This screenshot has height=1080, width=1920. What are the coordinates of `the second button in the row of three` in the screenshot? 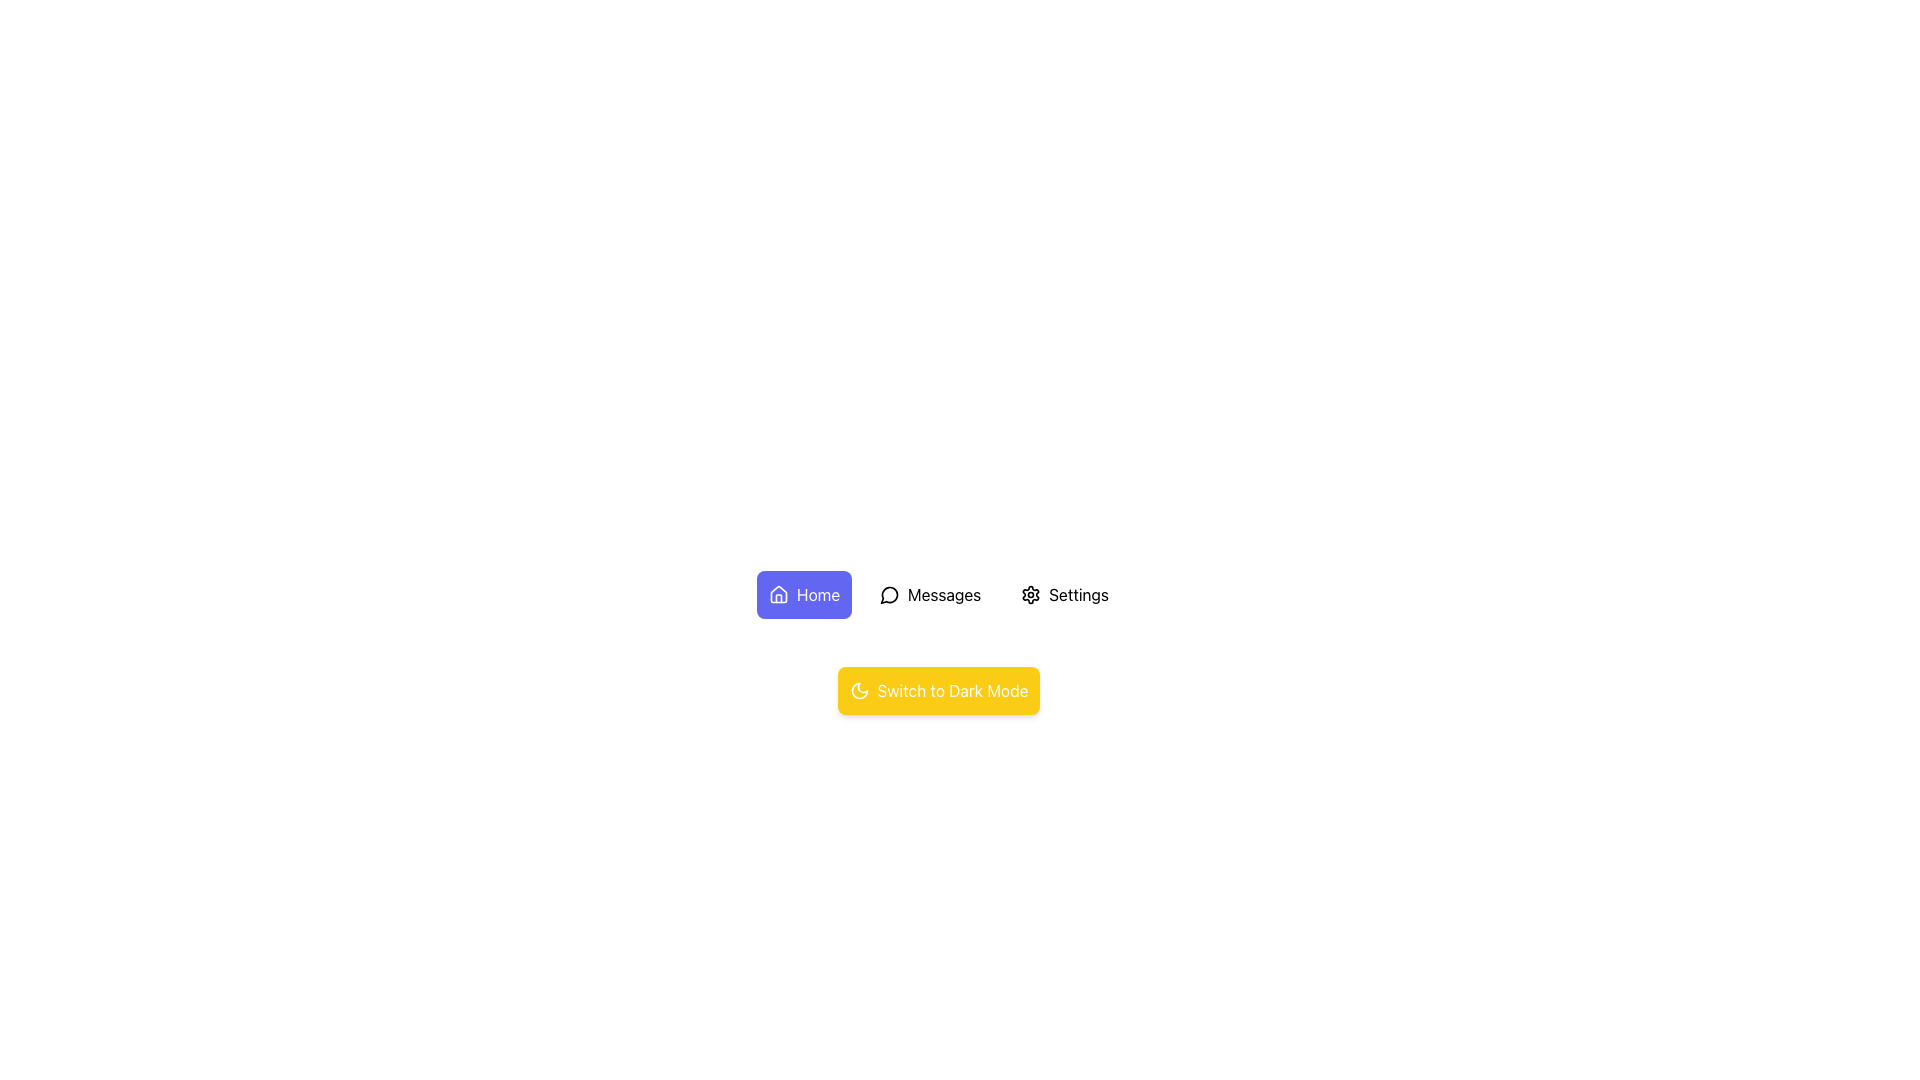 It's located at (929, 593).